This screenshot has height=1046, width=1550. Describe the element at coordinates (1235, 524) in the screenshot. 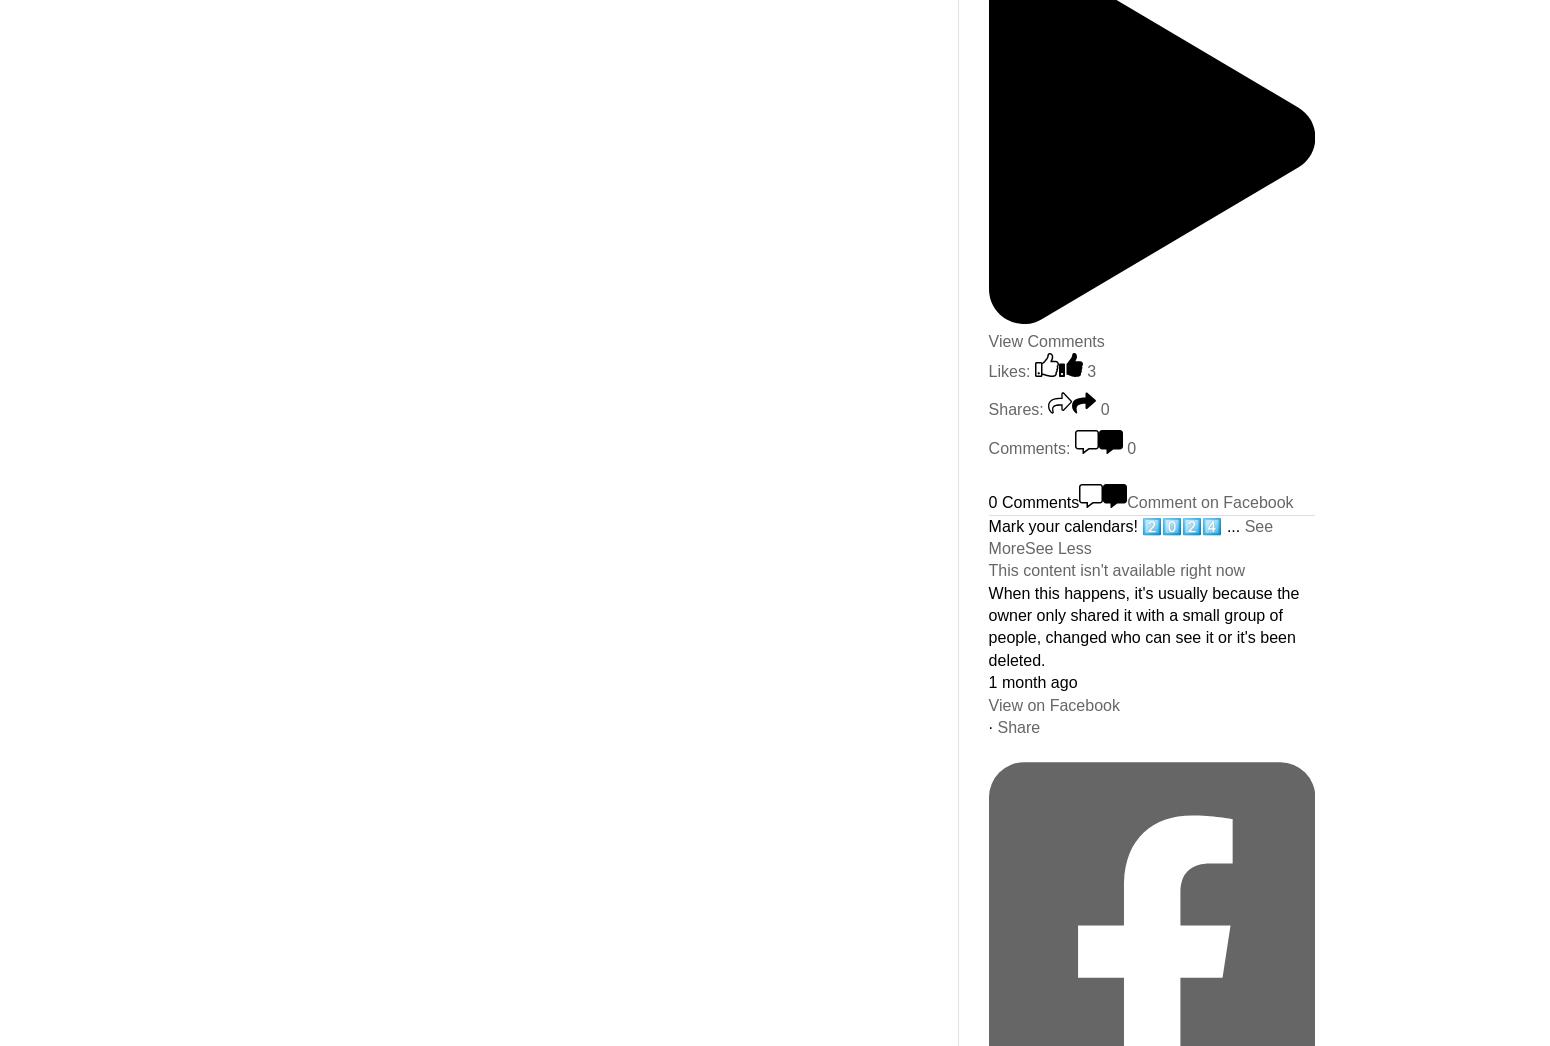

I see `'...'` at that location.